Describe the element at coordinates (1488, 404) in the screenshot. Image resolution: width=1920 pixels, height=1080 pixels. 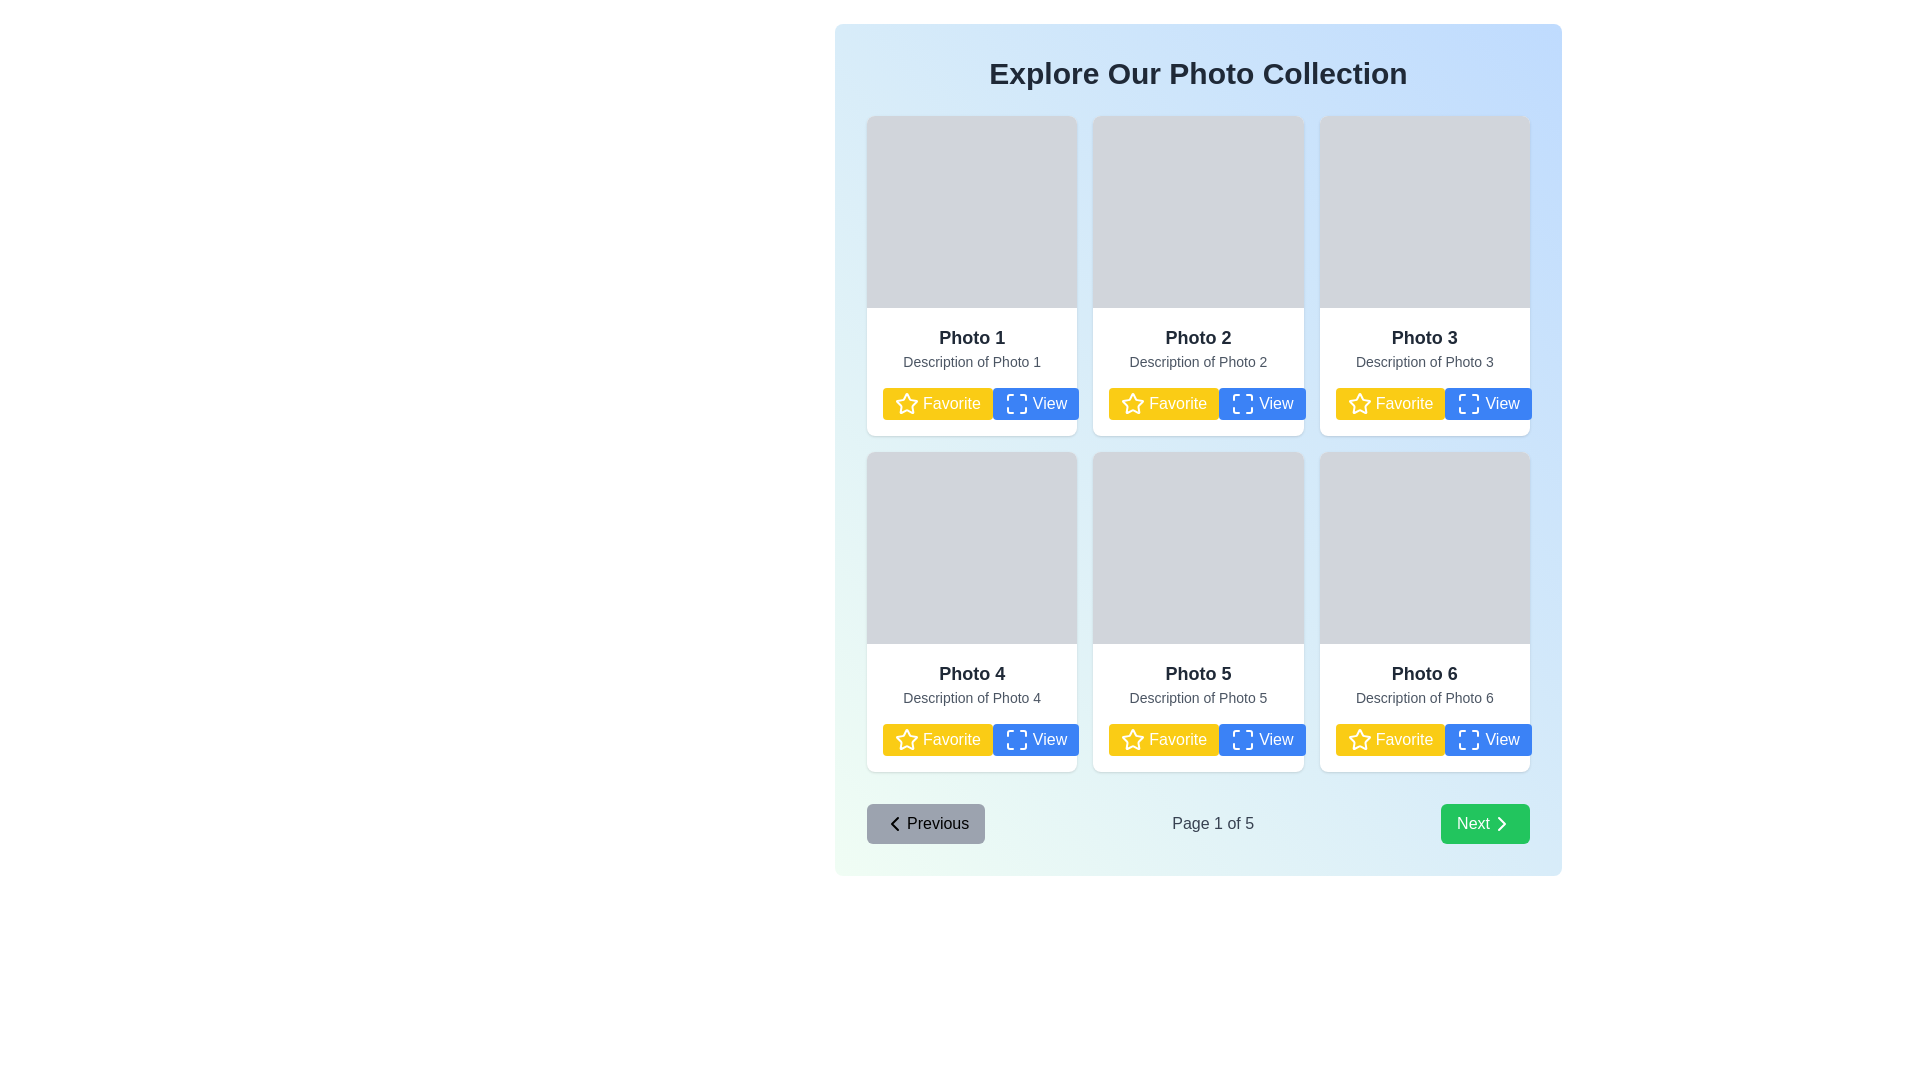
I see `the 'View' button with a blue background and white text` at that location.